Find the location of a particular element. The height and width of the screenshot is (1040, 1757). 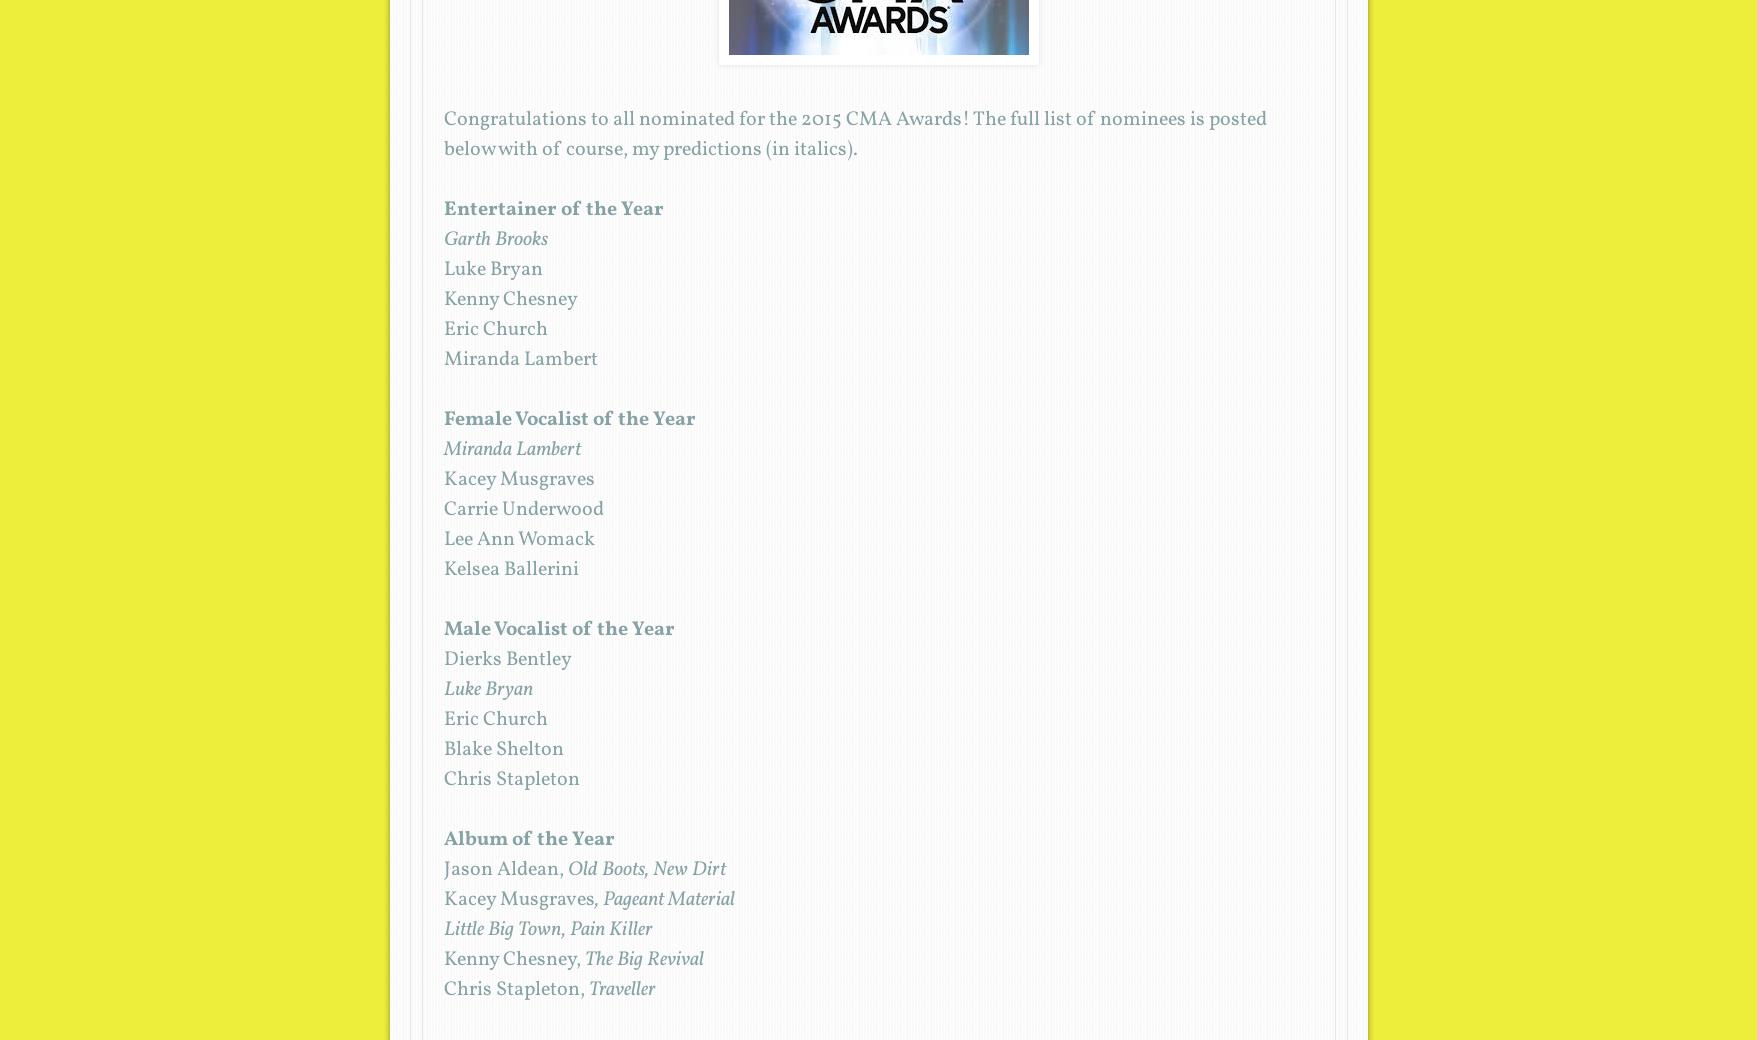

'Blake Shelton' is located at coordinates (503, 750).